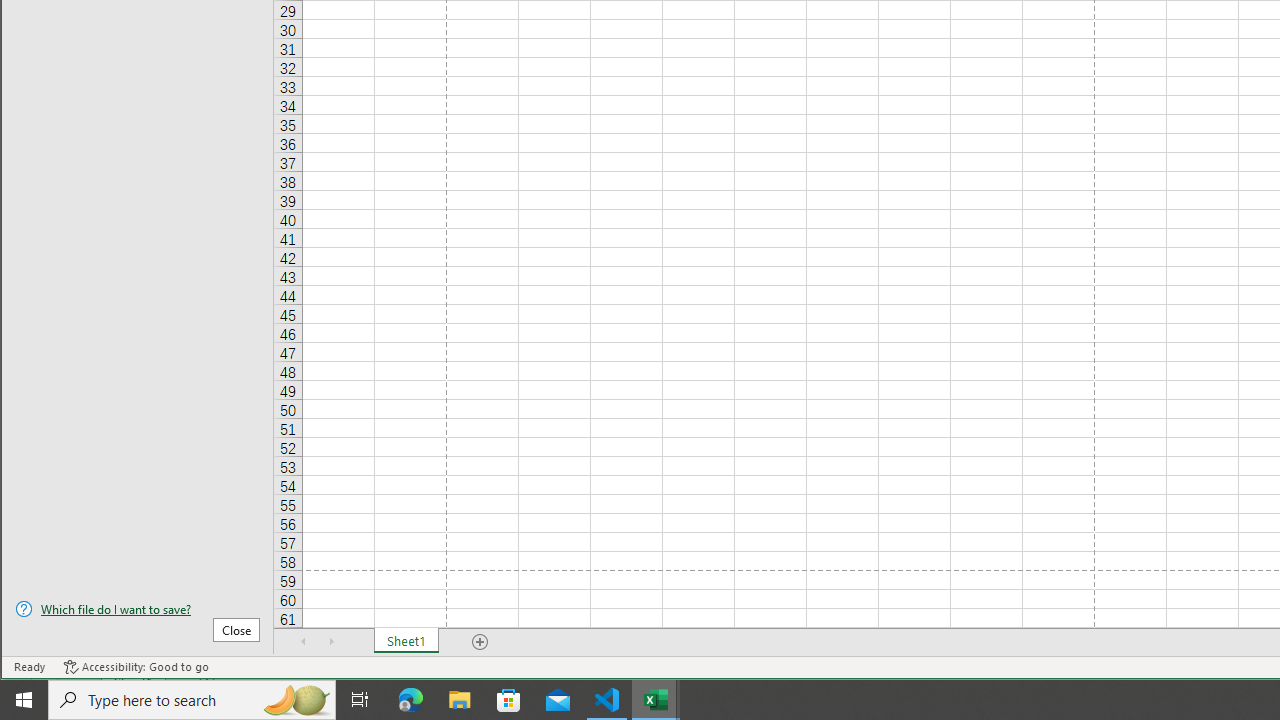 This screenshot has height=720, width=1280. I want to click on 'Microsoft Store', so click(509, 698).